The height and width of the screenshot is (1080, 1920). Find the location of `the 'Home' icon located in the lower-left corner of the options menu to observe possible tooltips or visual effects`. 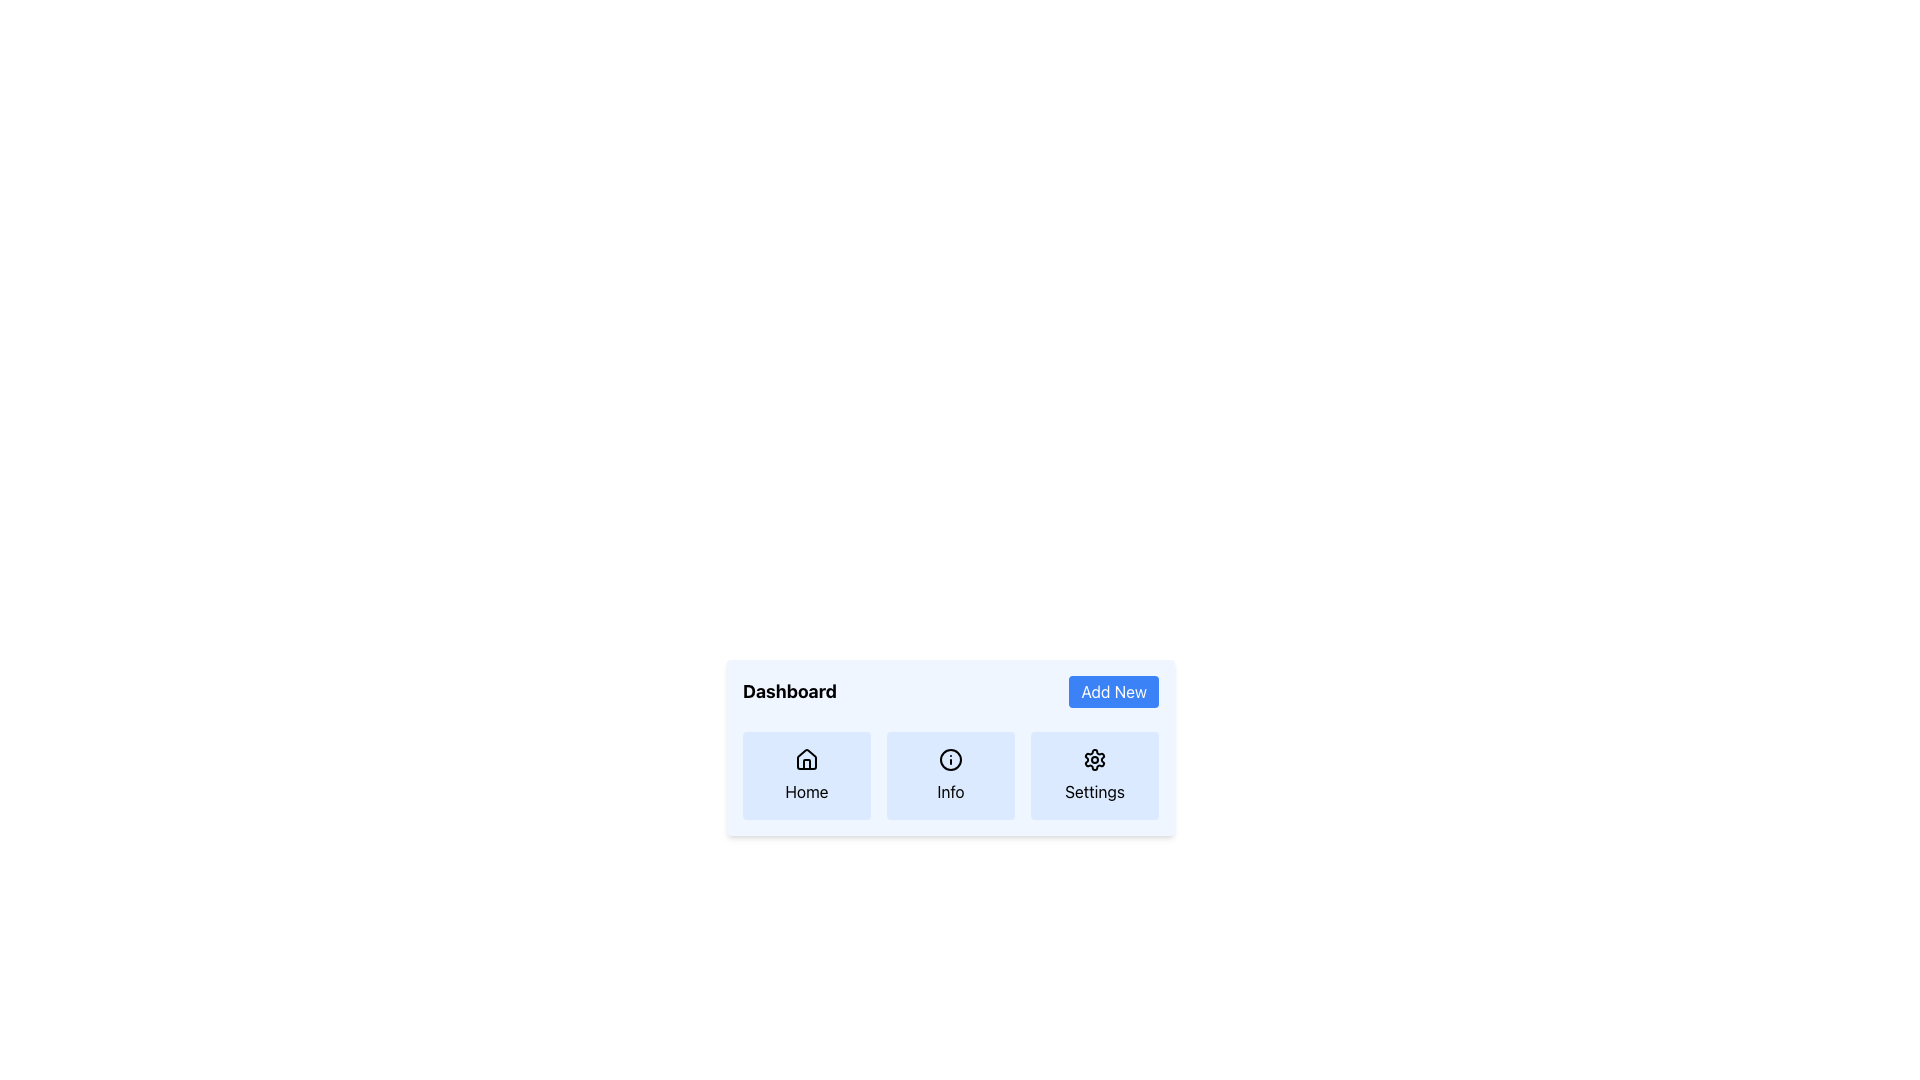

the 'Home' icon located in the lower-left corner of the options menu to observe possible tooltips or visual effects is located at coordinates (806, 759).